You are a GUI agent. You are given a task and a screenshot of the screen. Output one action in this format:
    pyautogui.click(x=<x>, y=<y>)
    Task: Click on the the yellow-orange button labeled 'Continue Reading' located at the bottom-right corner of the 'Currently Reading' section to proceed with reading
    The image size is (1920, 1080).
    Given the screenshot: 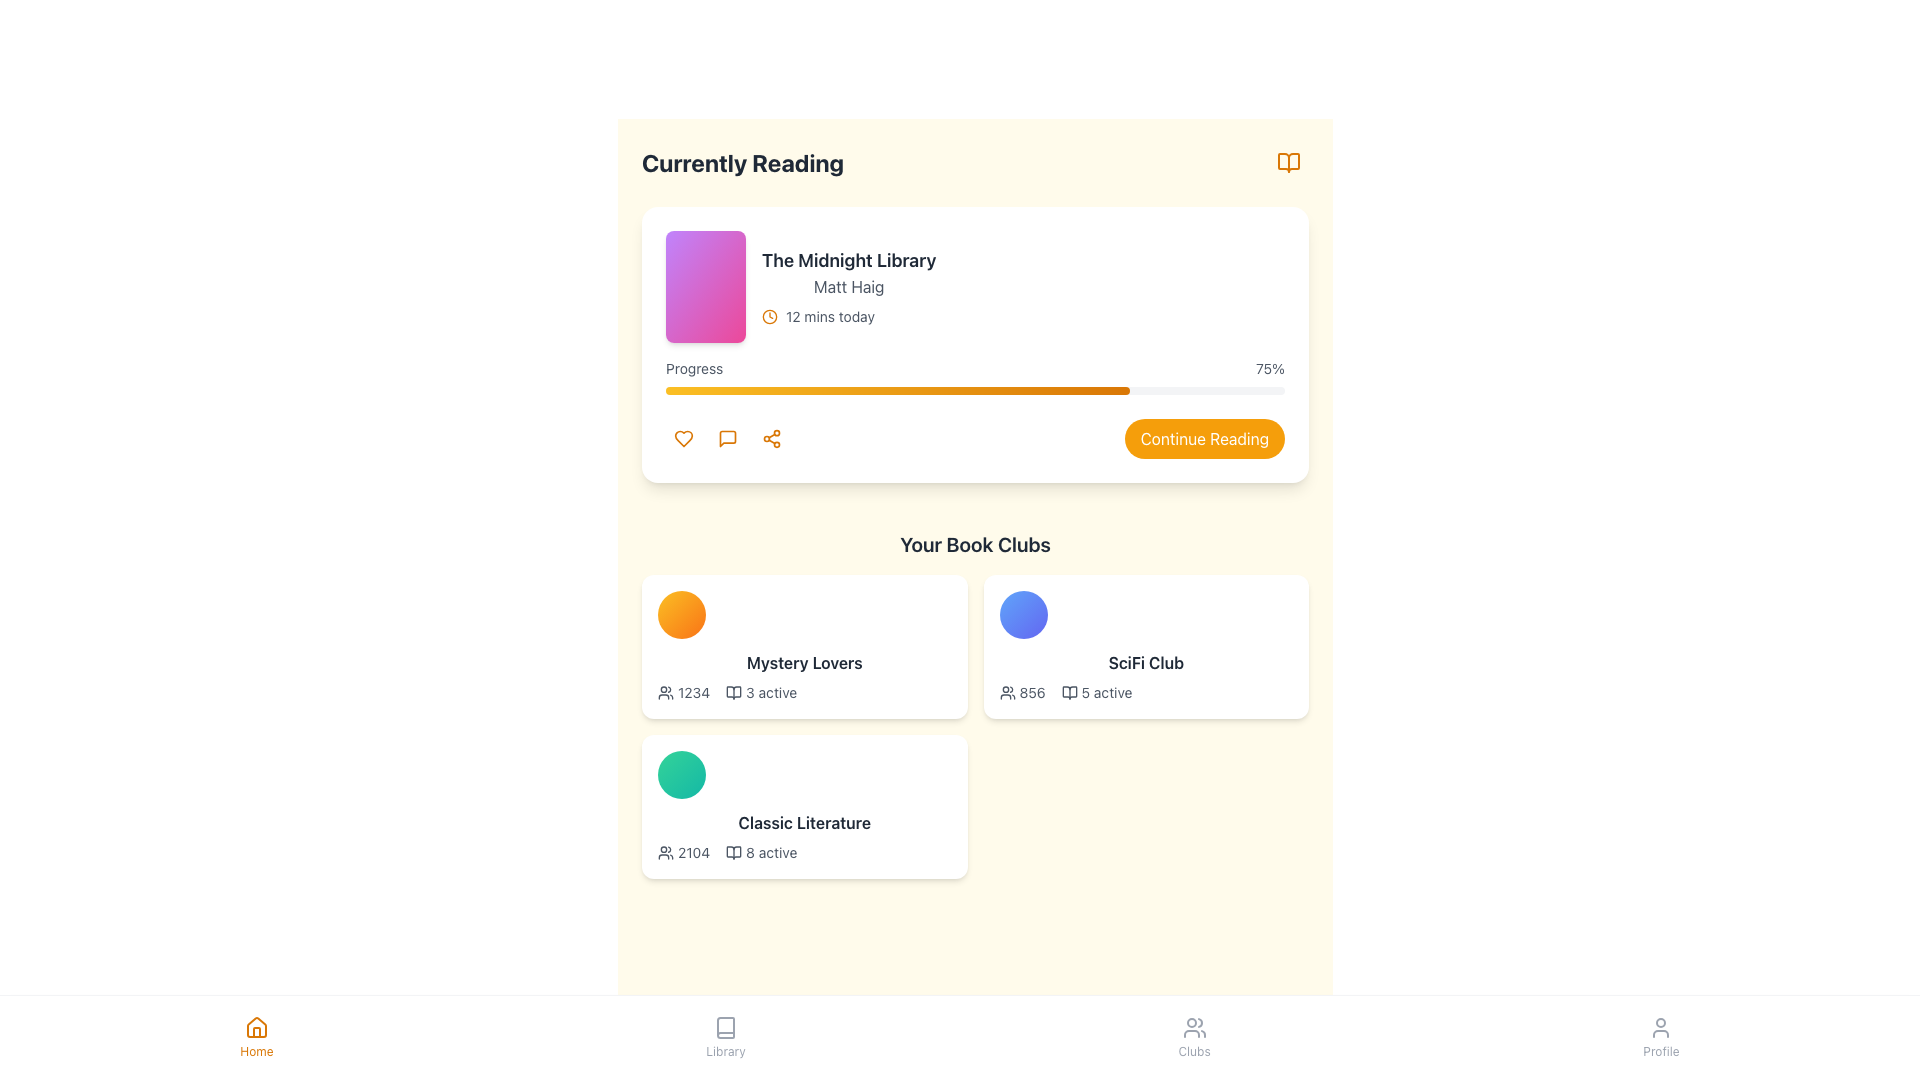 What is the action you would take?
    pyautogui.click(x=1203, y=438)
    